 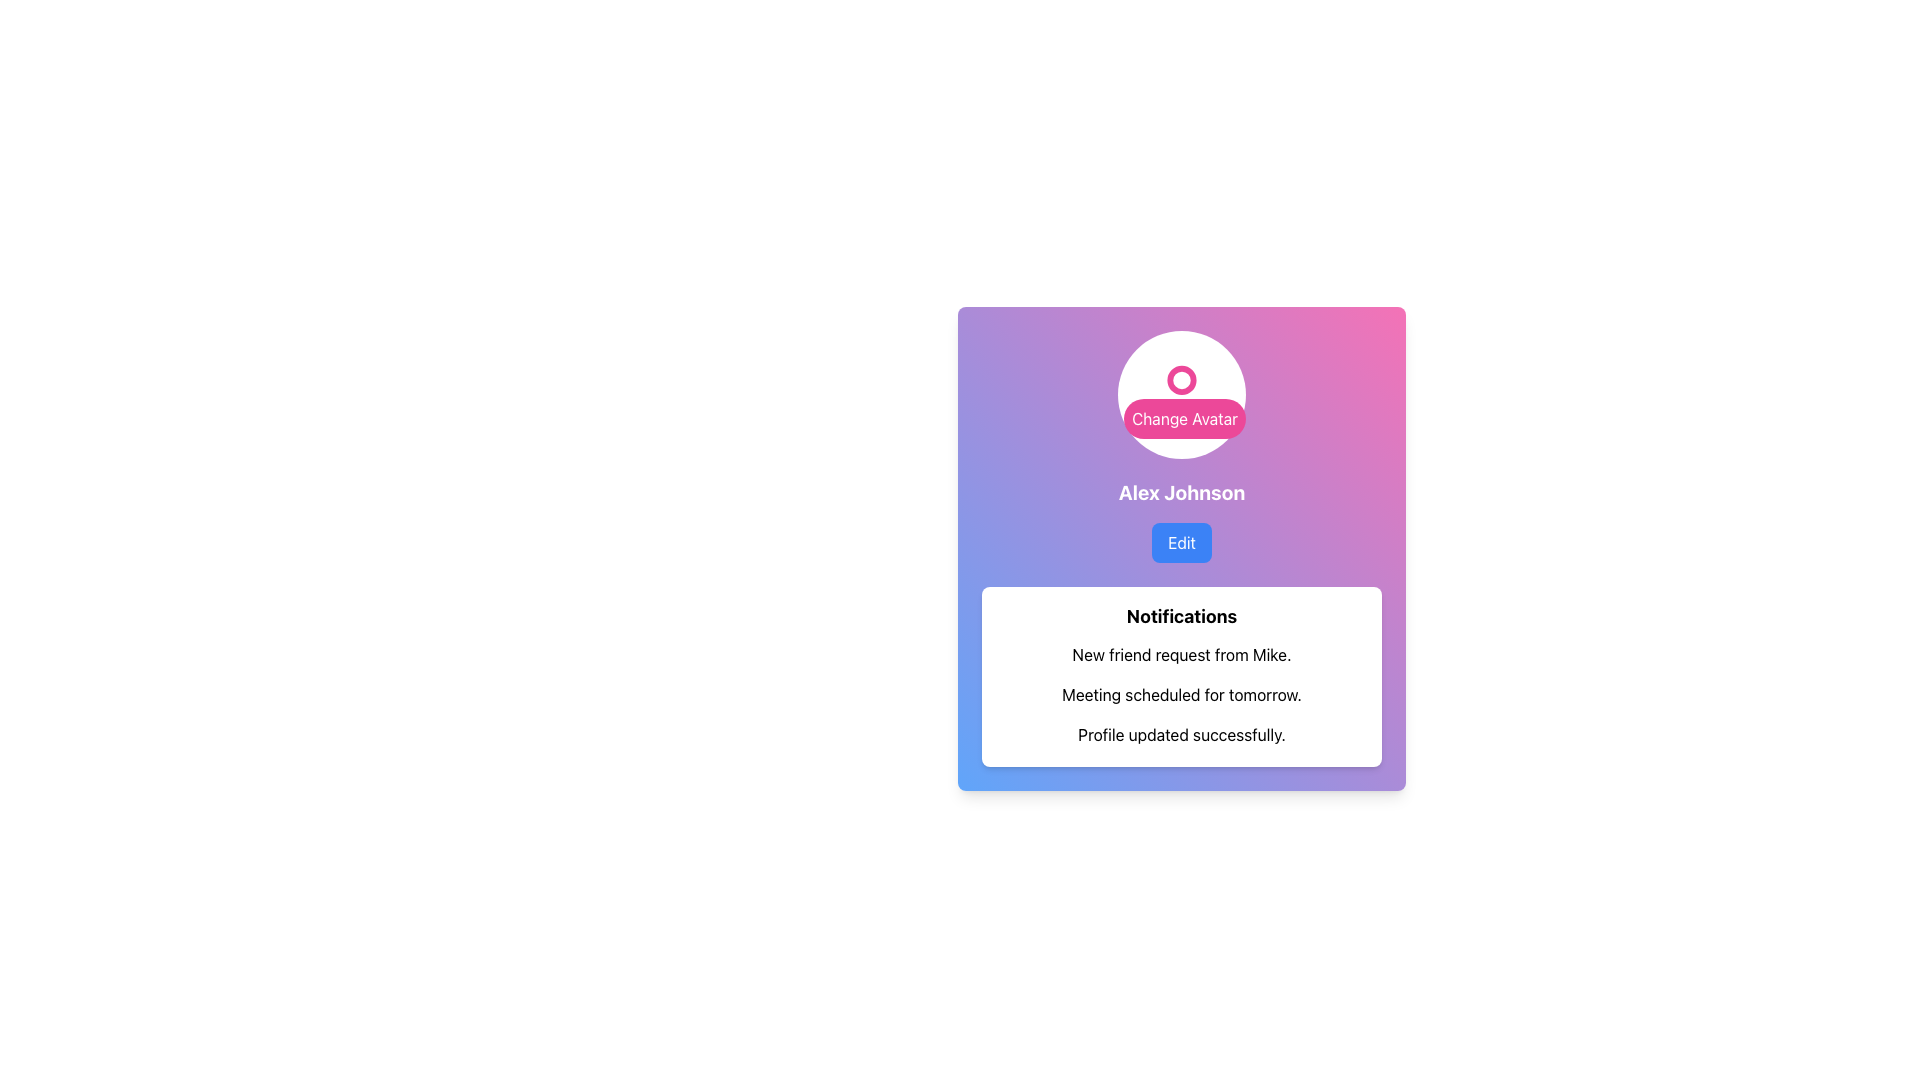 I want to click on notification text label that indicates a successful update of profile details, located at the bottom of a group of three notifications in a white box, so click(x=1181, y=735).